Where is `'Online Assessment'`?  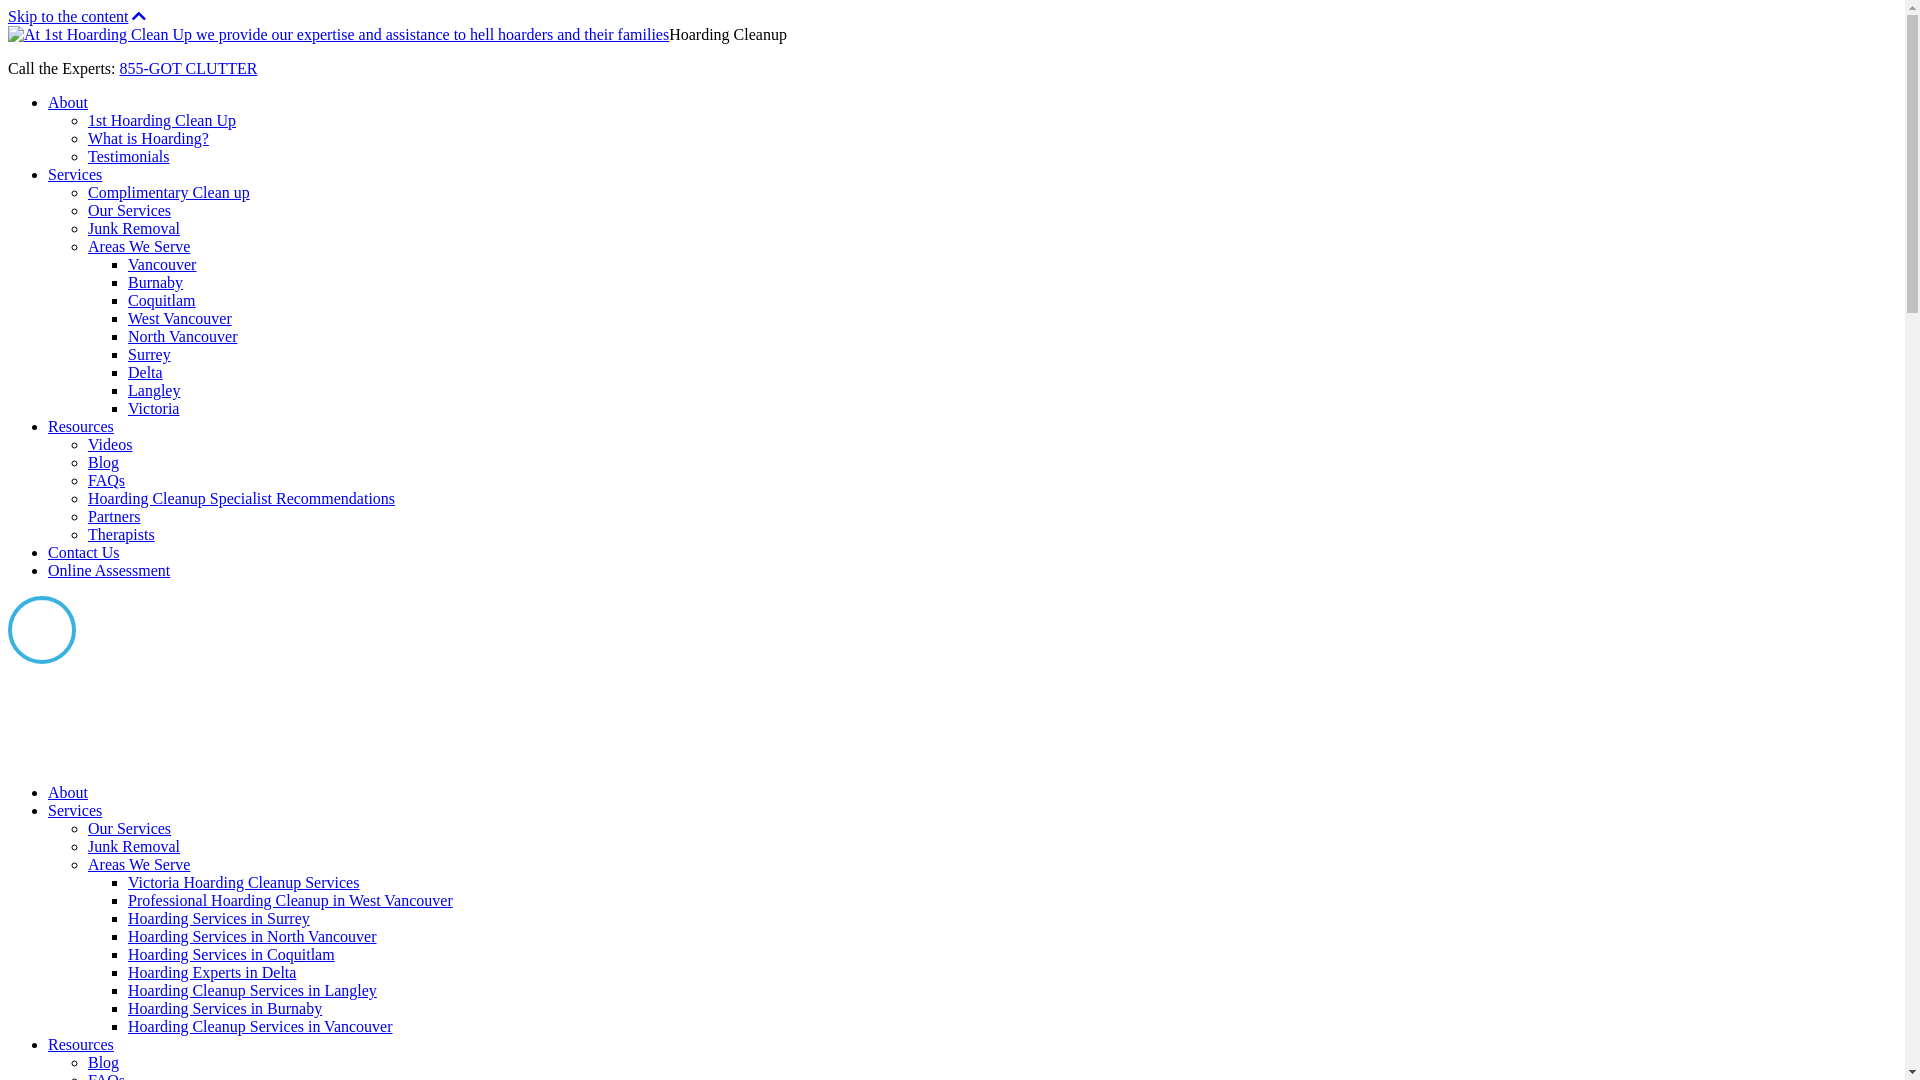 'Online Assessment' is located at coordinates (108, 570).